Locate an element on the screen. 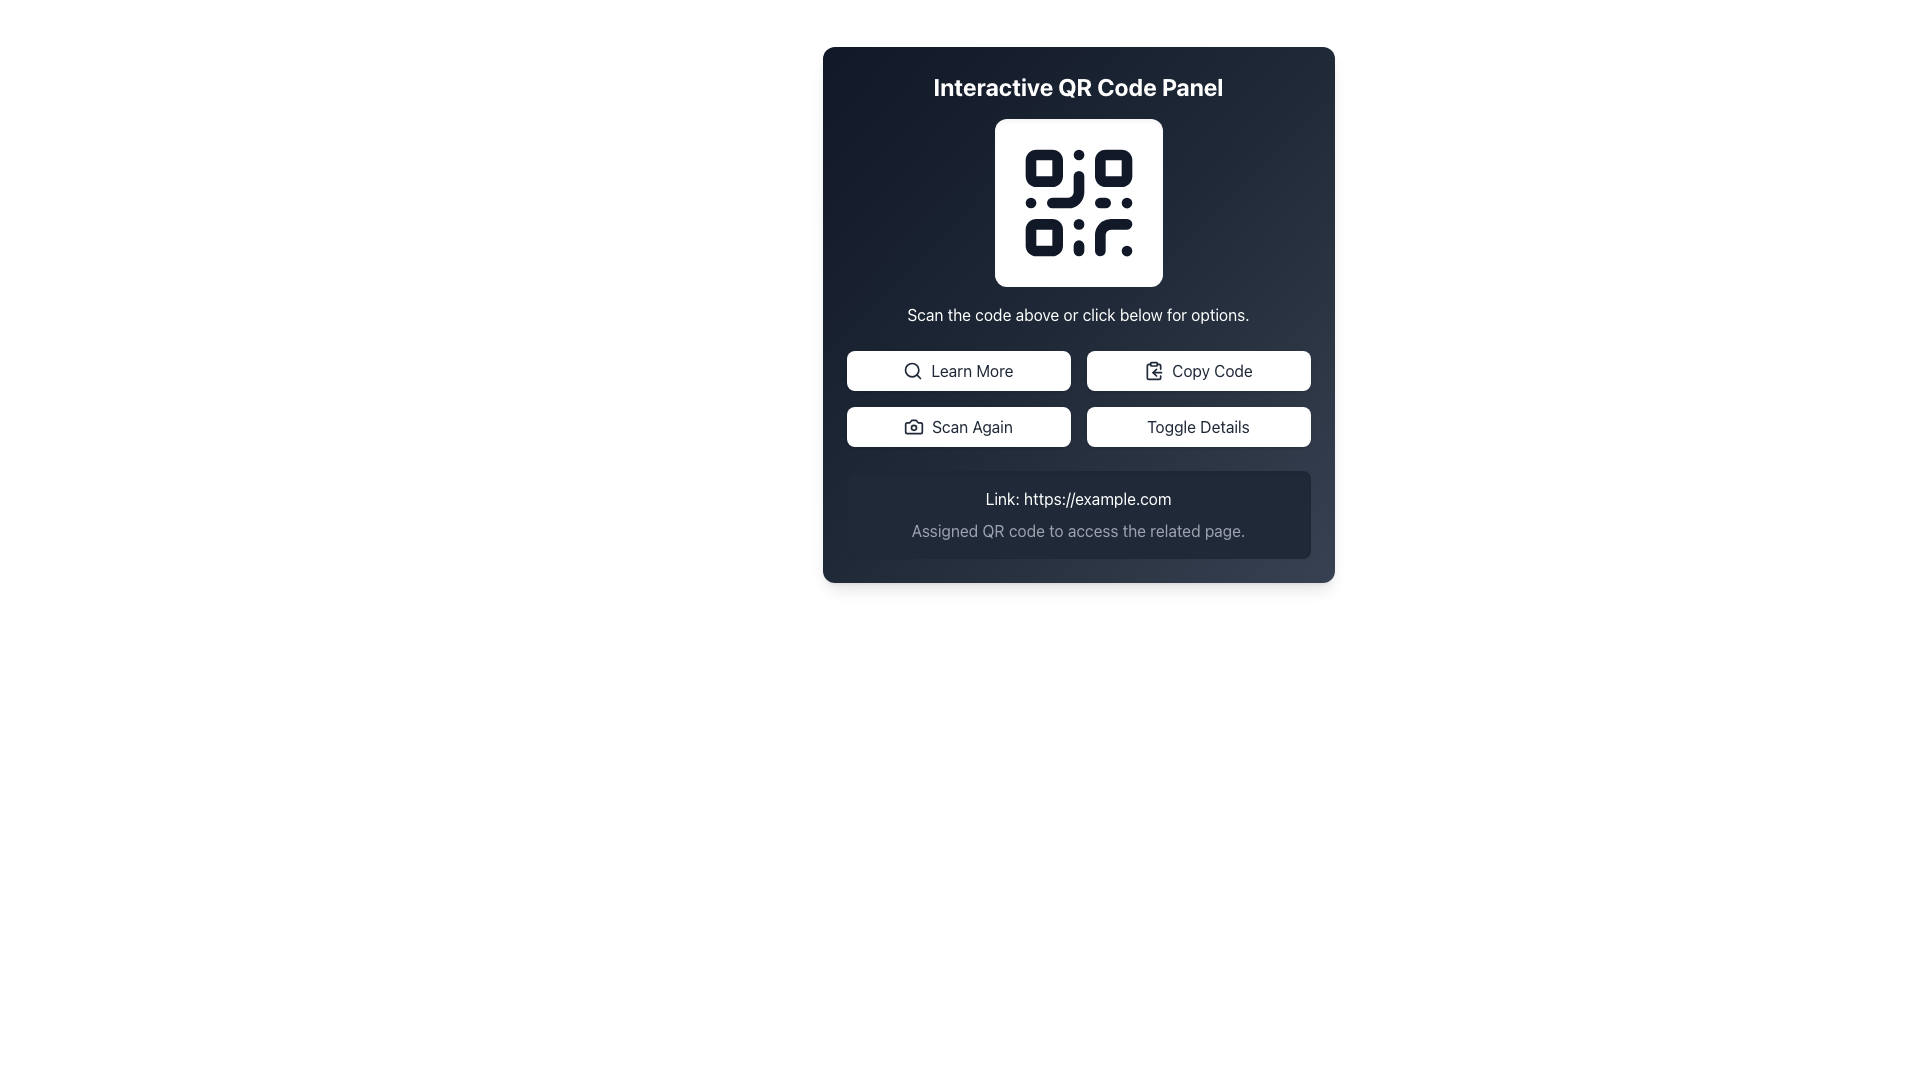 The height and width of the screenshot is (1080, 1920). the 'Toggle Details' button located in the lower-right section of the grid layout is located at coordinates (1198, 426).